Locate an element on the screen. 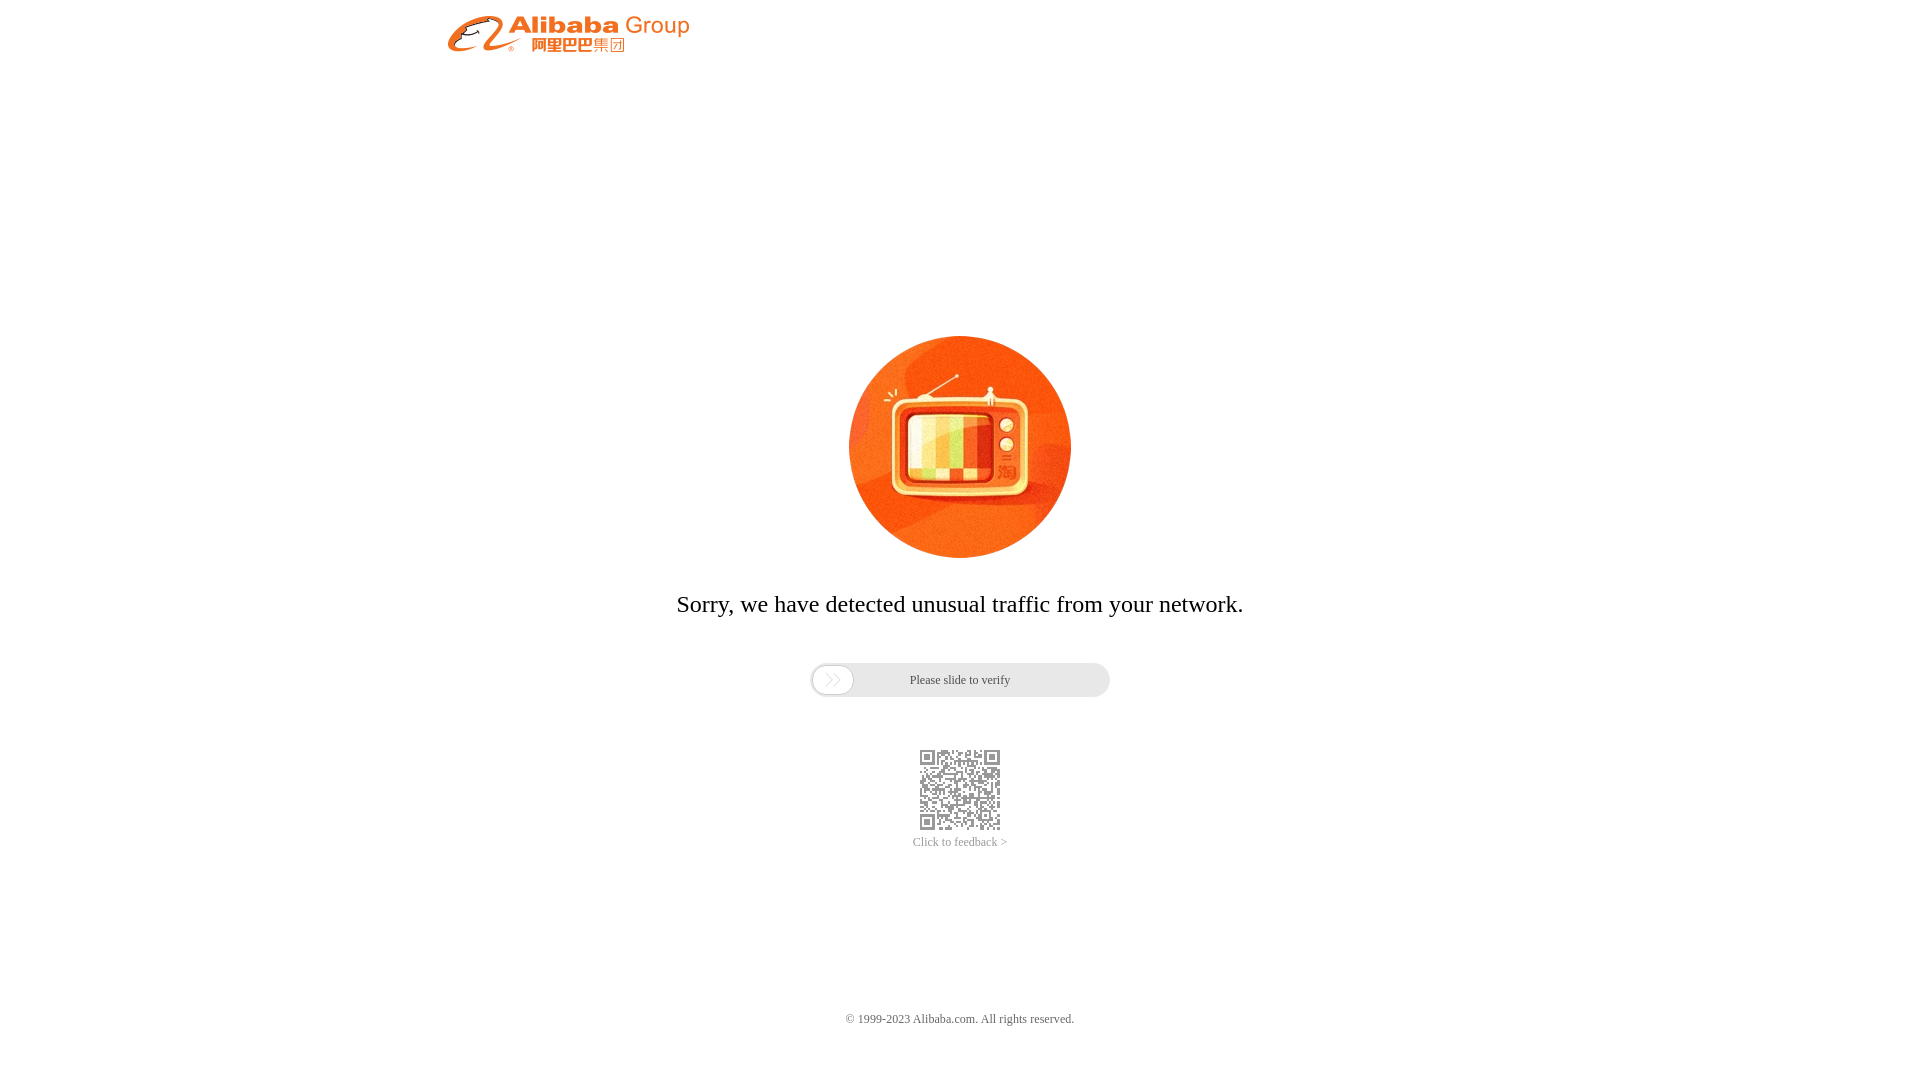 The height and width of the screenshot is (1080, 1920). 'Click to feedback >' is located at coordinates (911, 842).